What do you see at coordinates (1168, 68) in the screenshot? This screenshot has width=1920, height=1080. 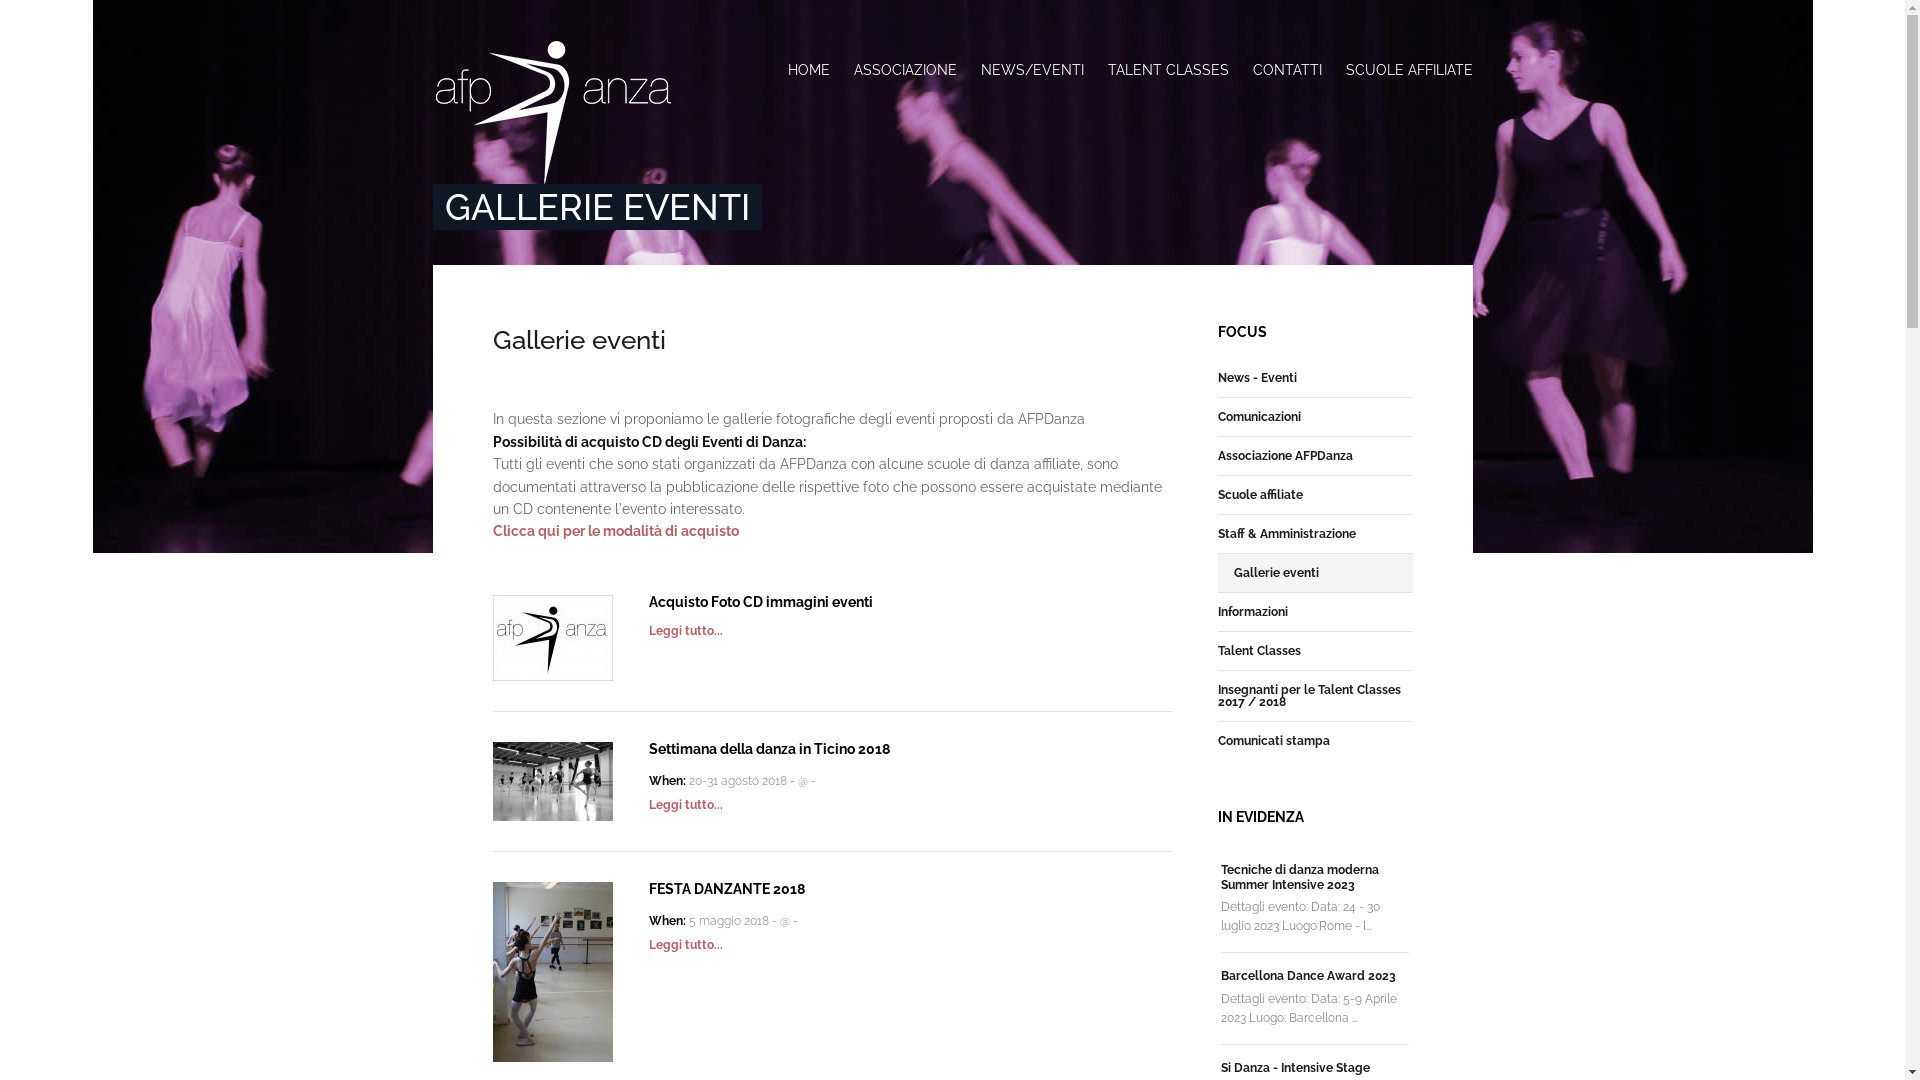 I see `'TALENT CLASSES'` at bounding box center [1168, 68].